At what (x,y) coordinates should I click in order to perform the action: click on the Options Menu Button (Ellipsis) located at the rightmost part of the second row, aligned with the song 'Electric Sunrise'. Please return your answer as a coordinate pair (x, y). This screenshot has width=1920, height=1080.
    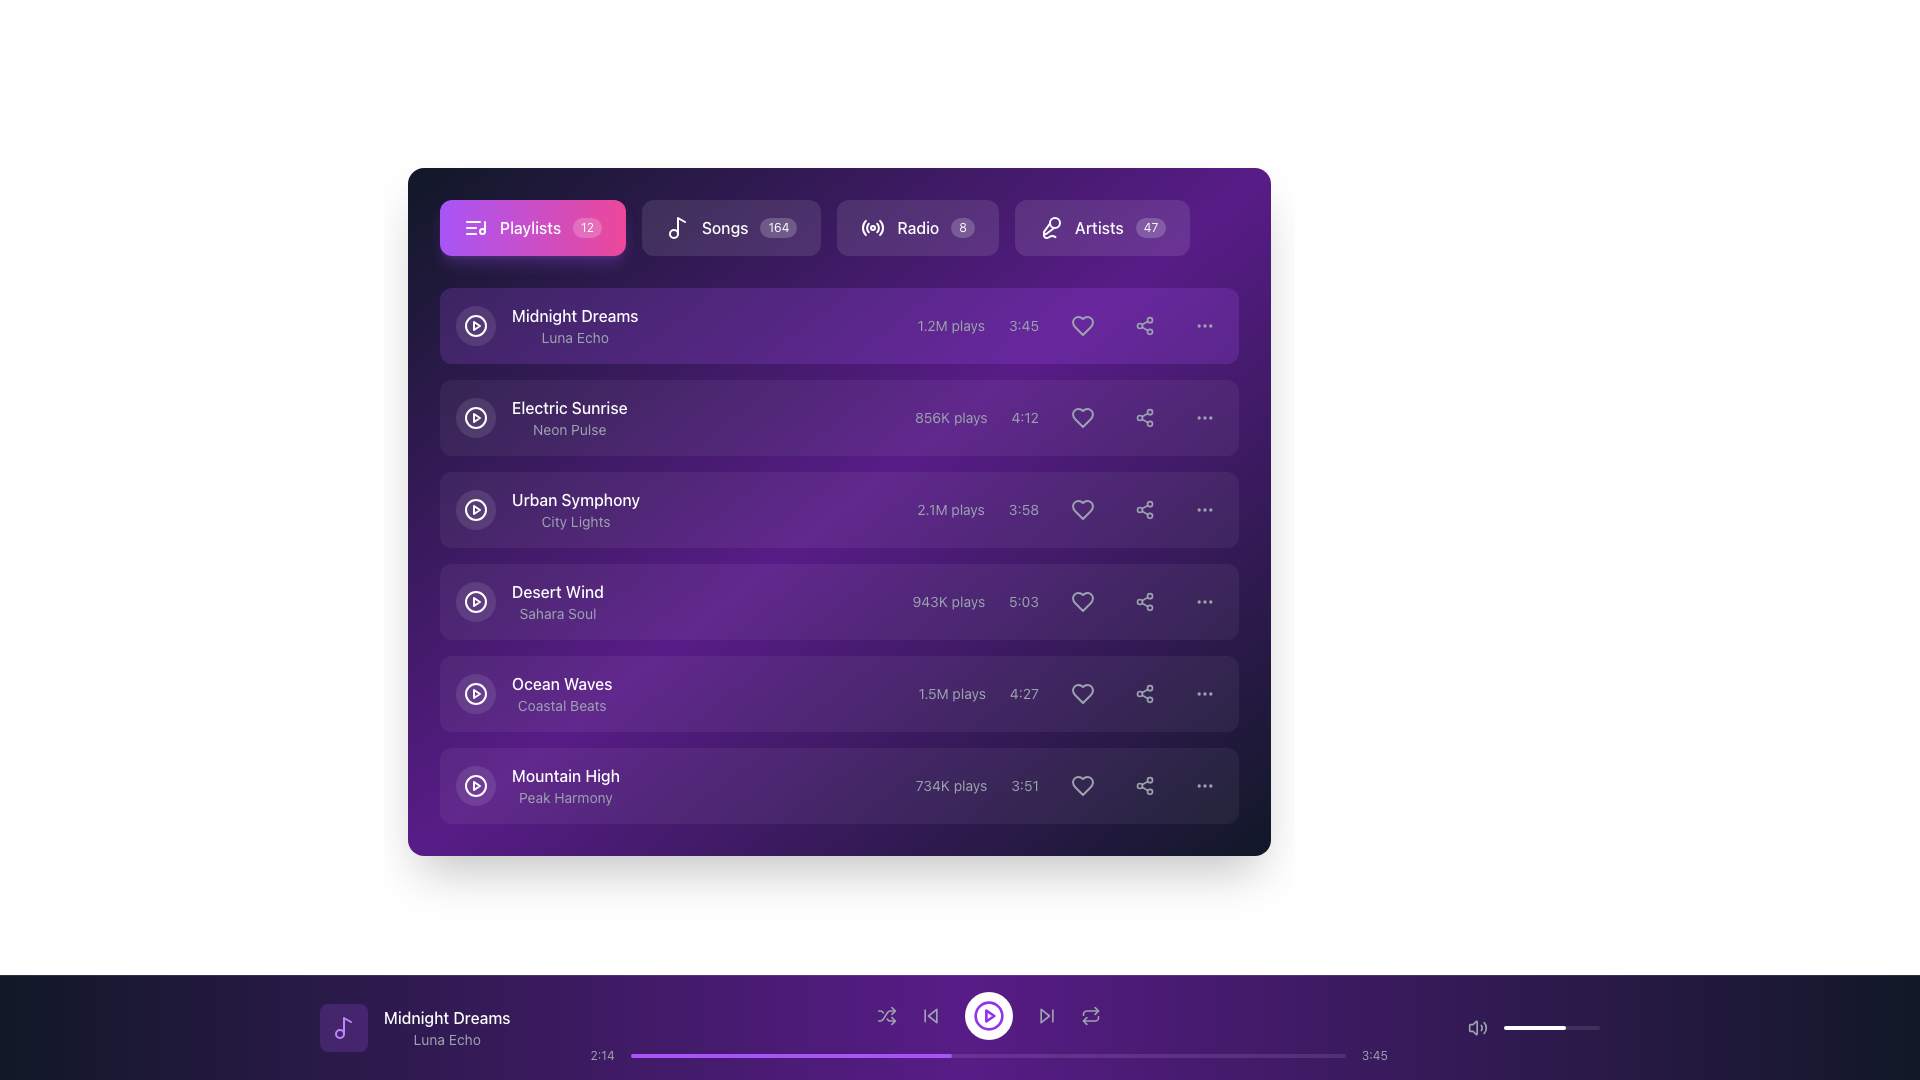
    Looking at the image, I should click on (1203, 416).